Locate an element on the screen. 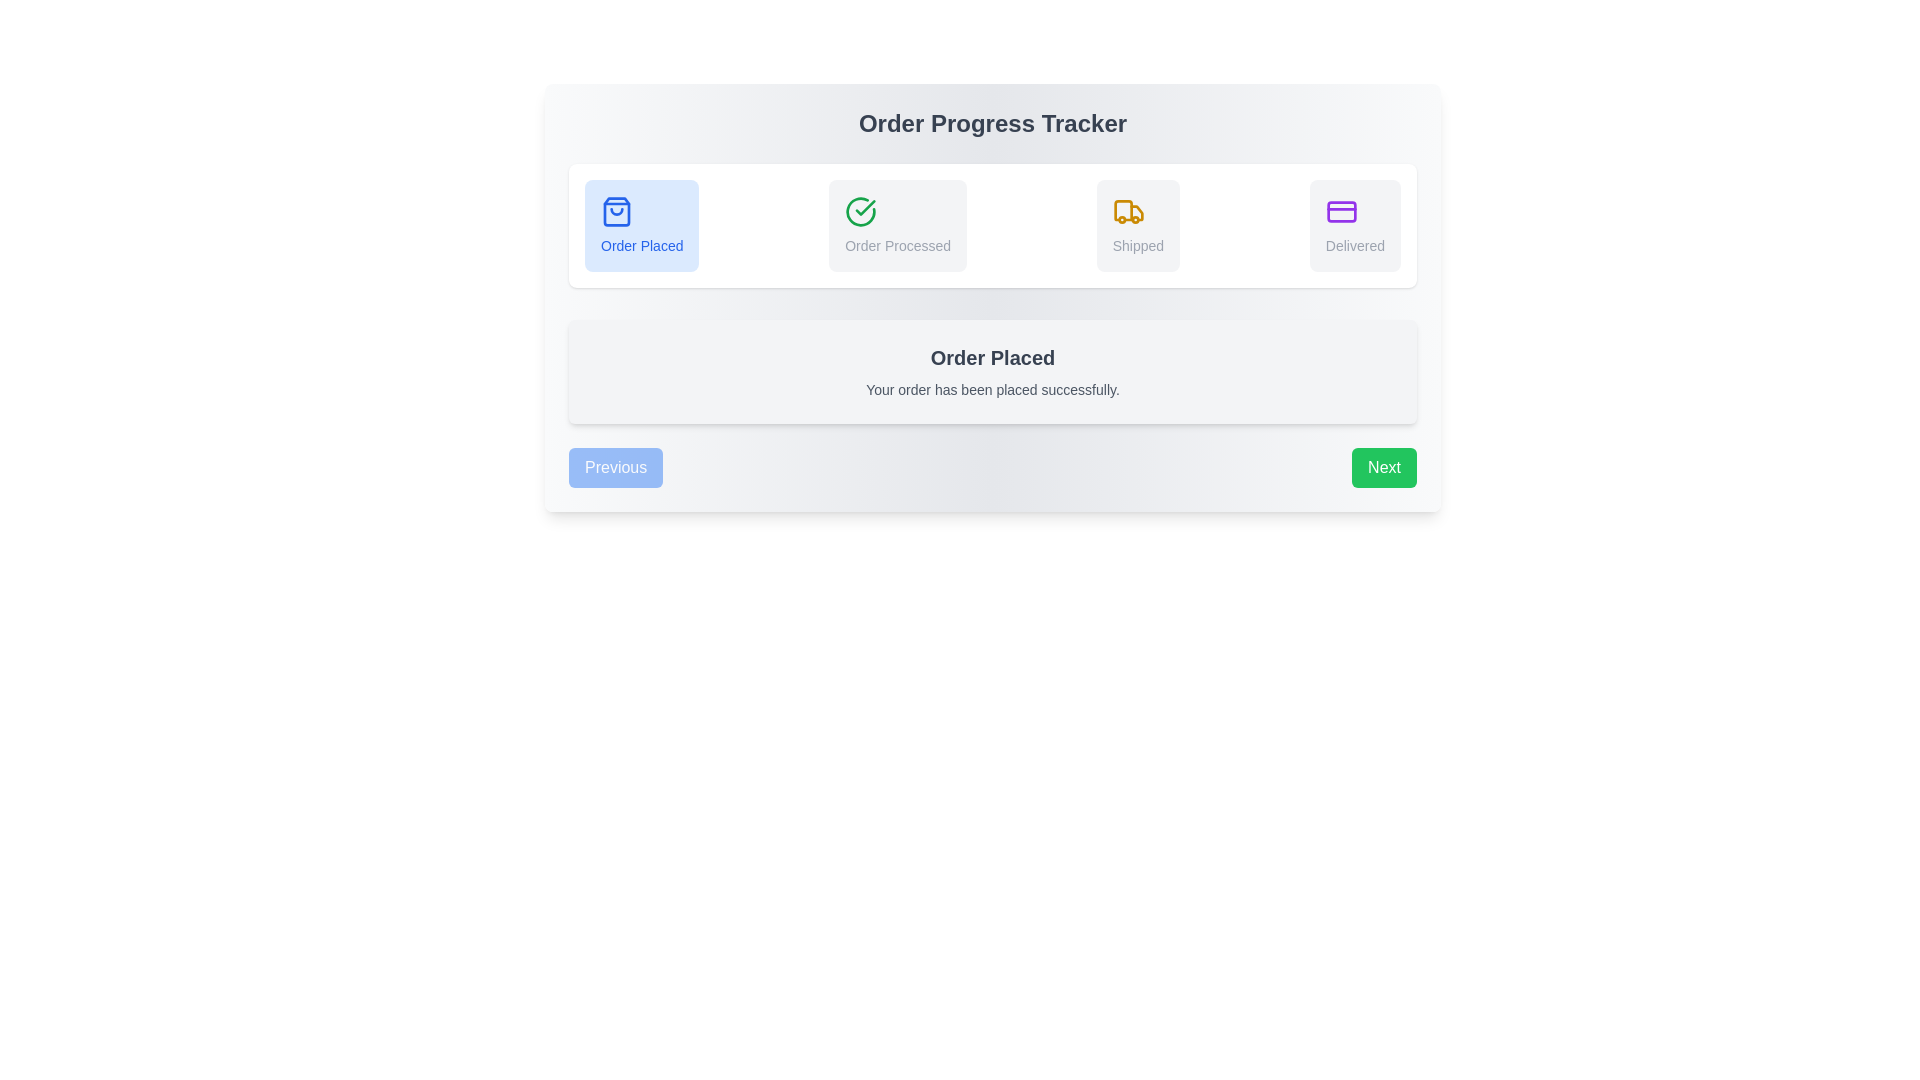 The image size is (1920, 1080). the rectangular button with a blue background and white text reading 'Previous' is located at coordinates (615, 467).